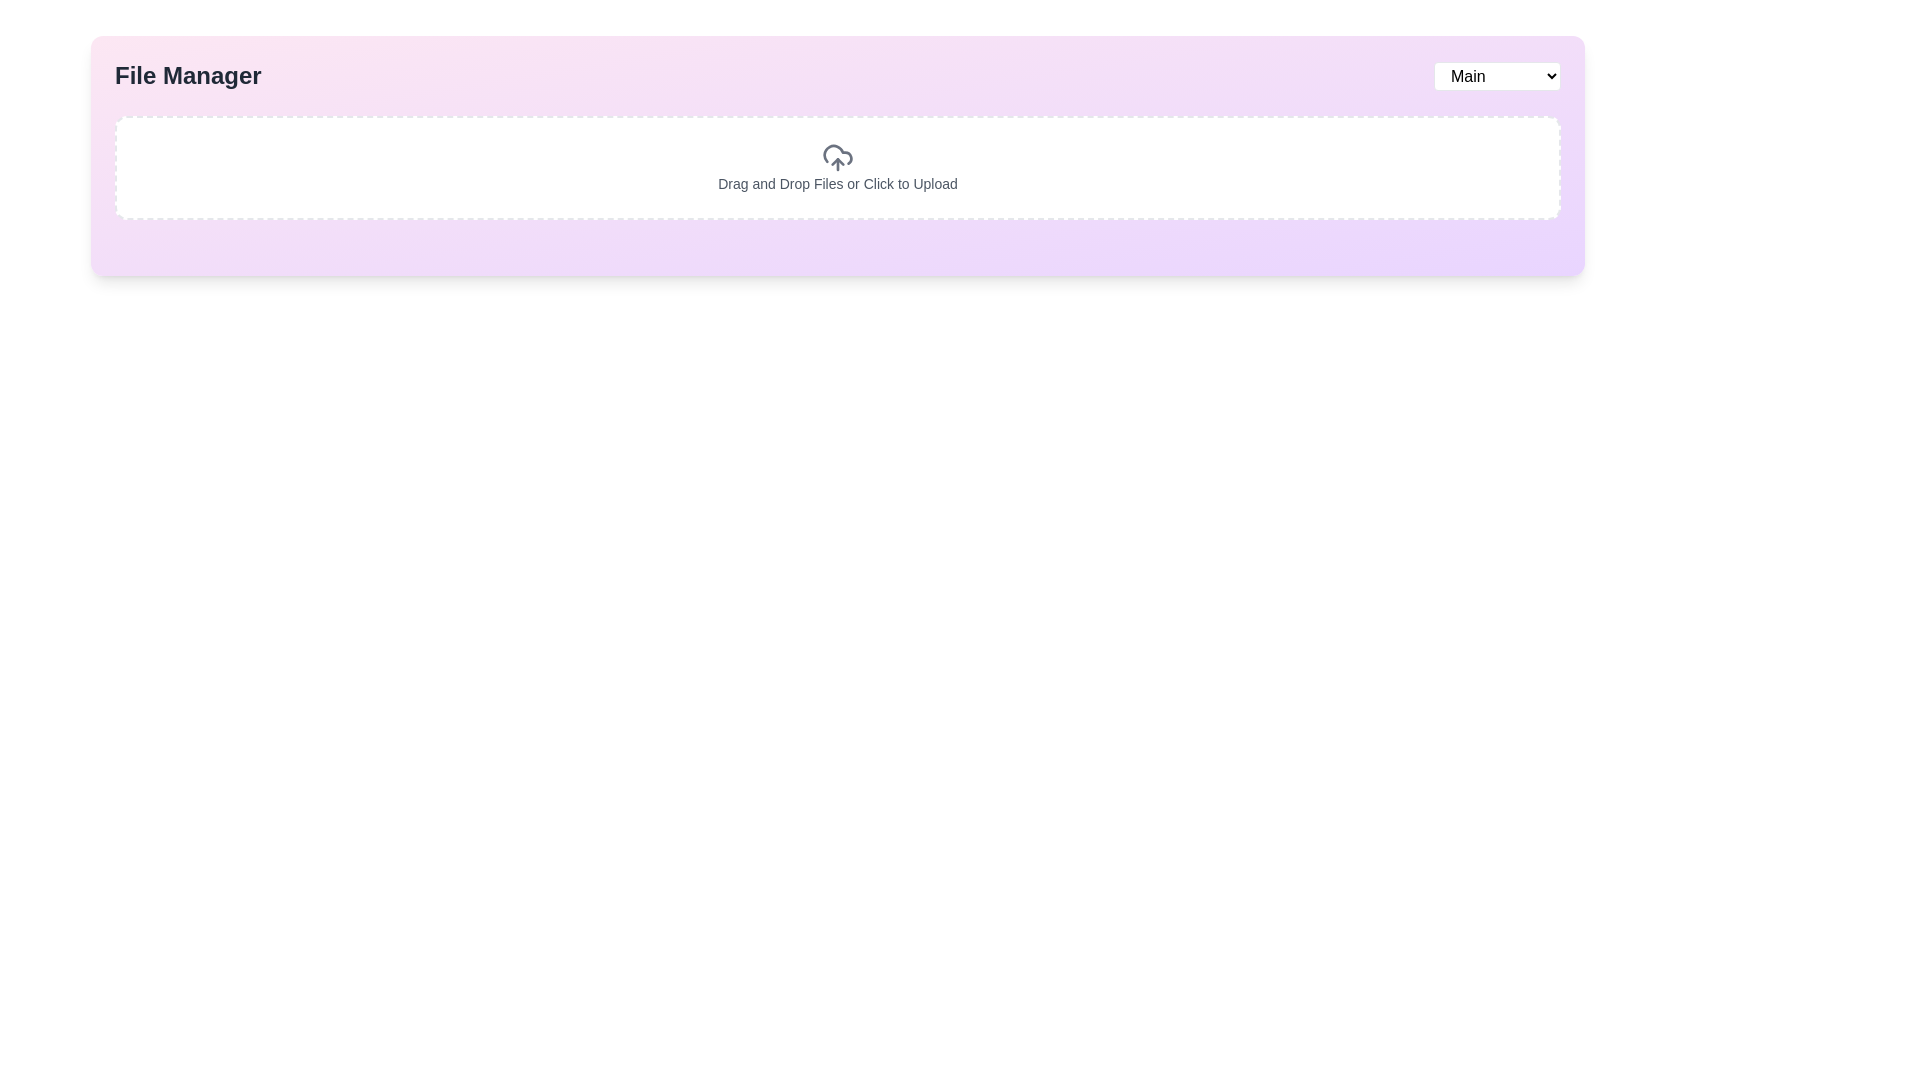 This screenshot has height=1080, width=1920. Describe the element at coordinates (188, 75) in the screenshot. I see `text header displaying 'File Manager', which is a bold, large-sized text in dark gray color located at the top-left area of the interface` at that location.